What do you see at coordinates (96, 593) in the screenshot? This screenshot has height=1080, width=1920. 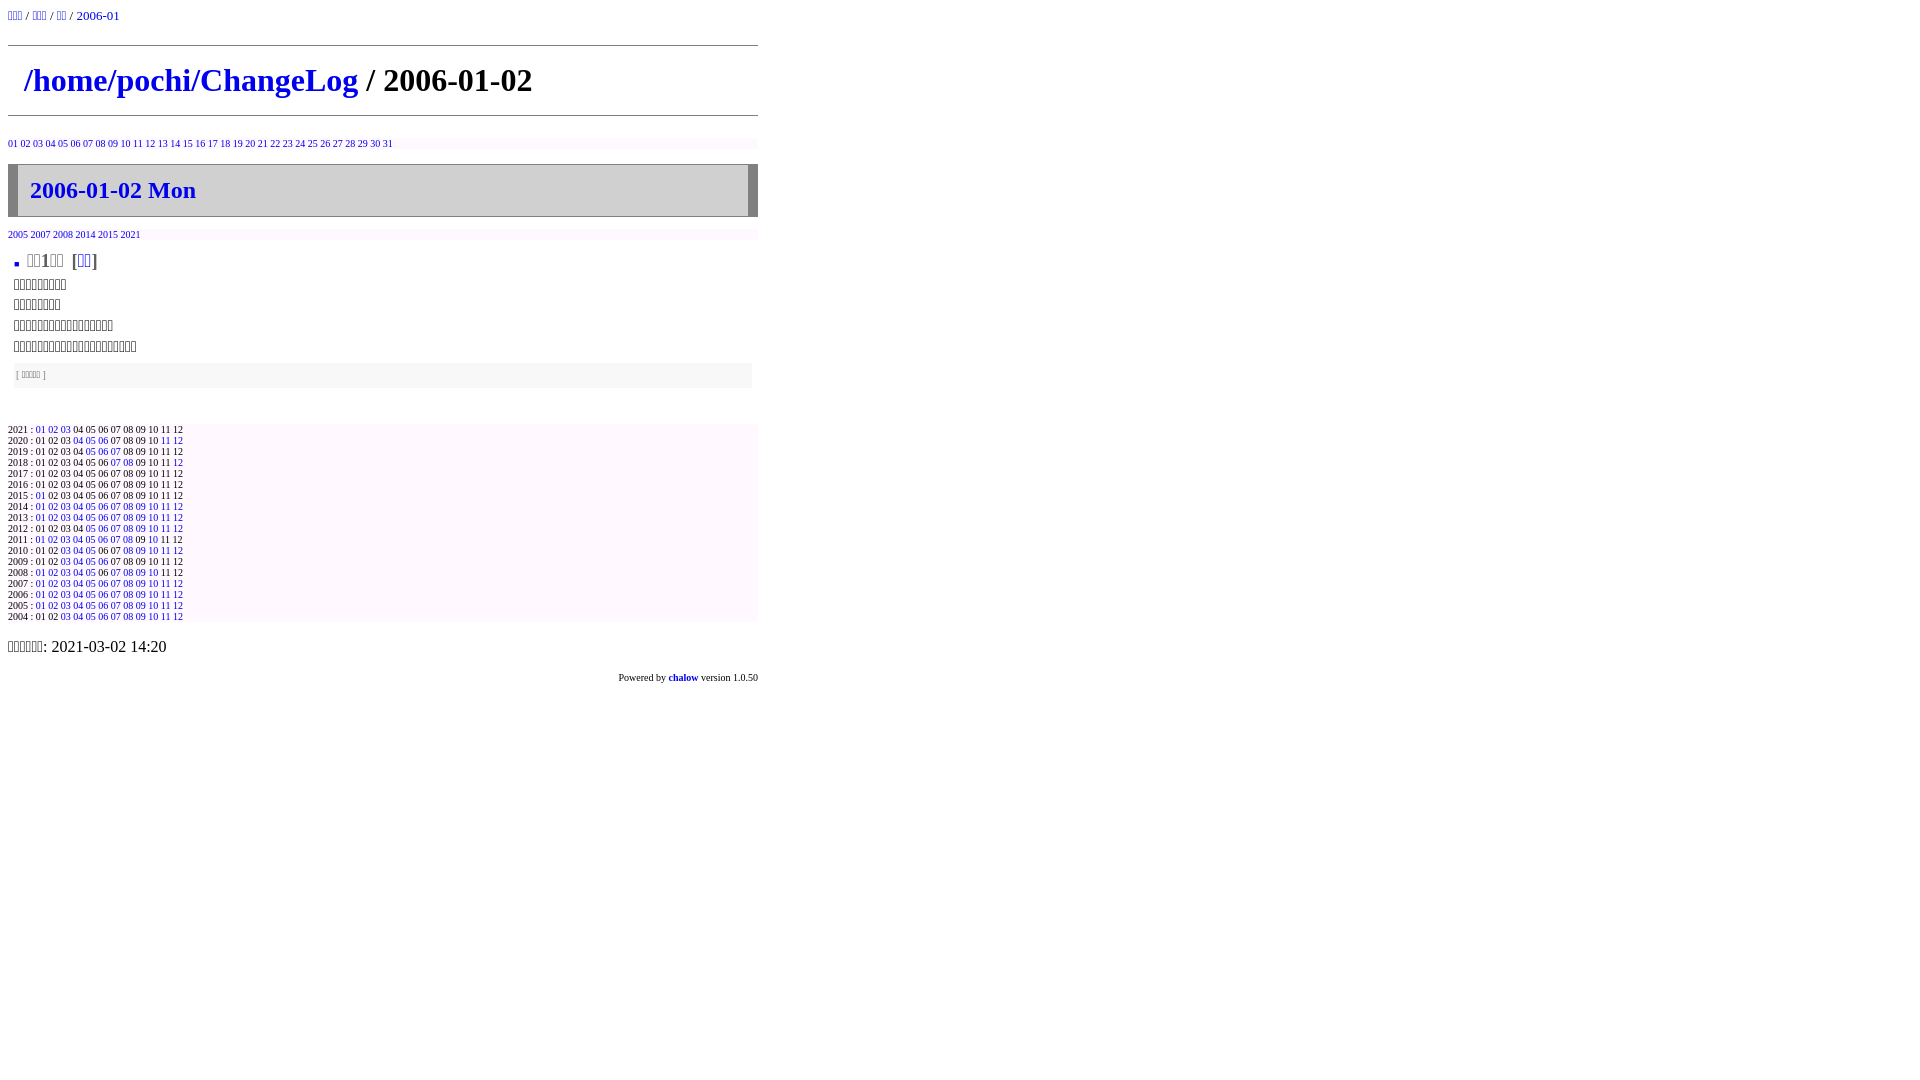 I see `'06'` at bounding box center [96, 593].